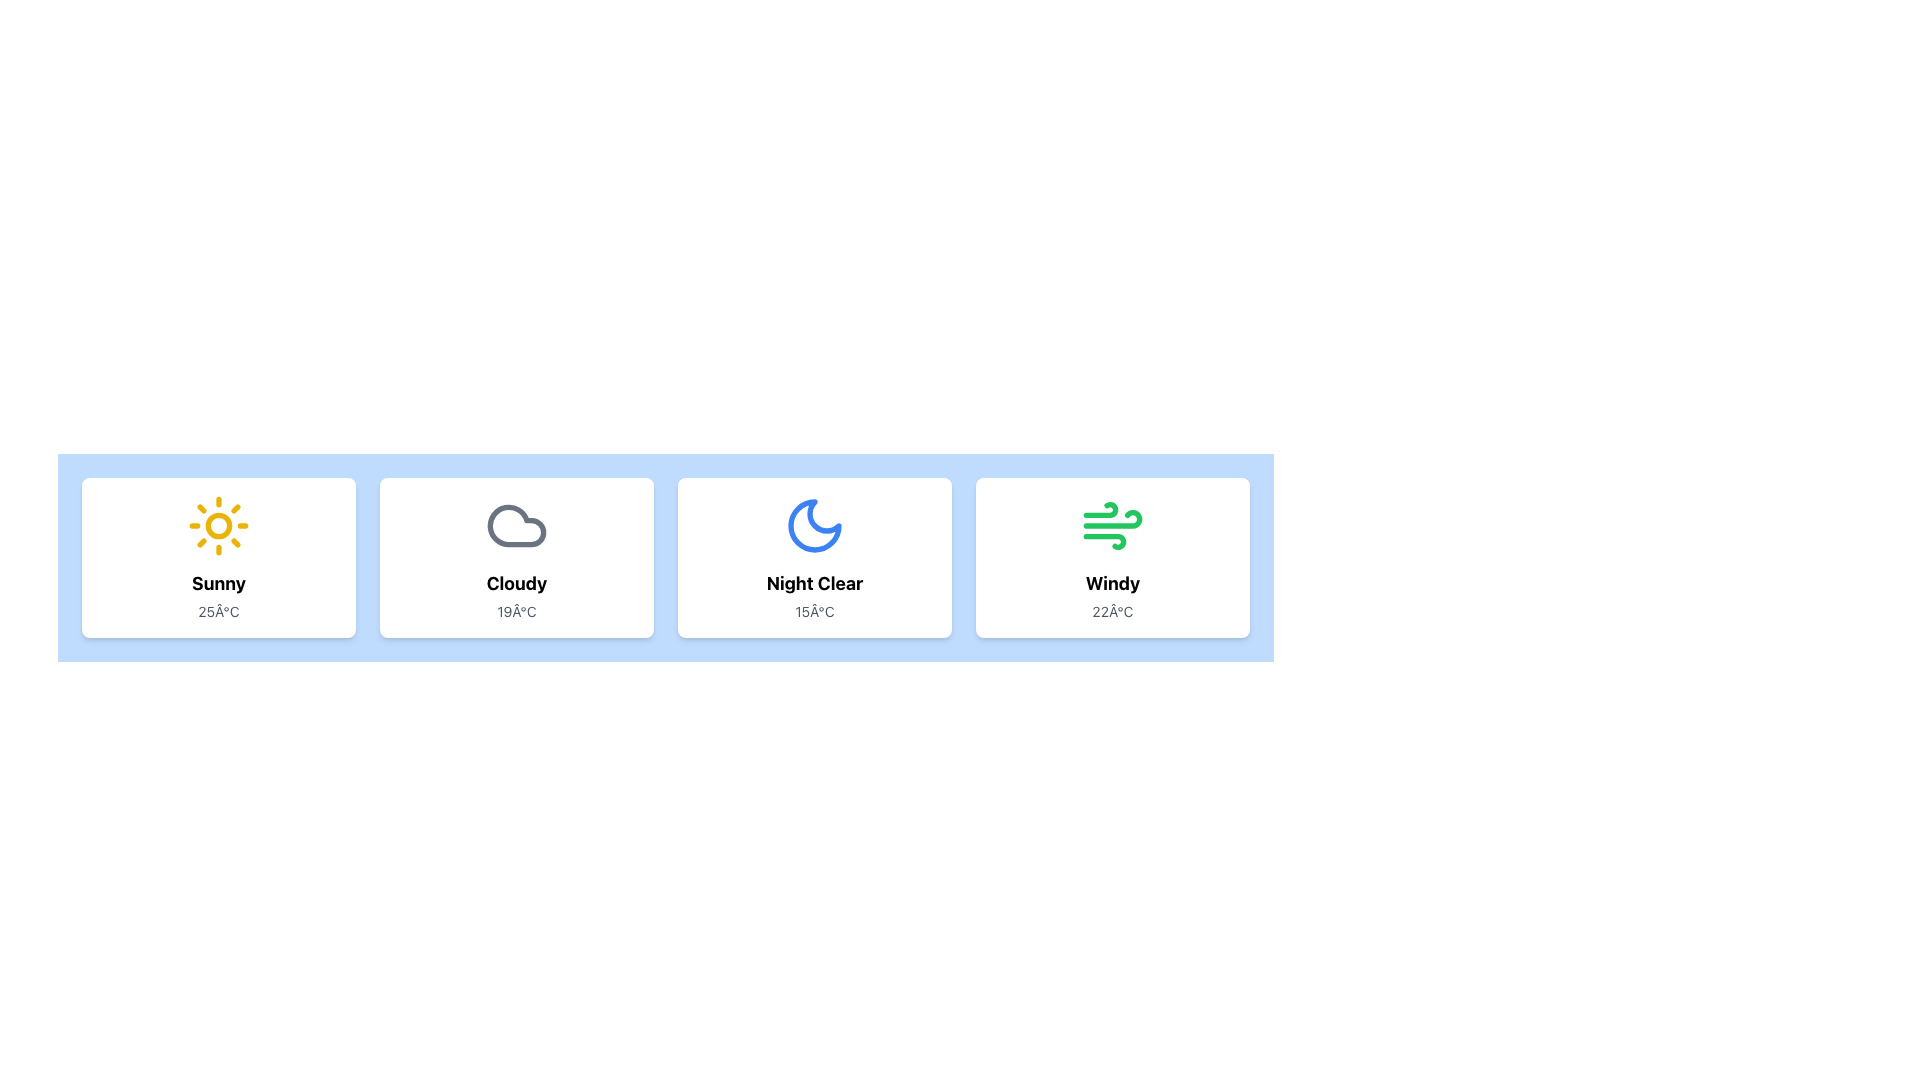 The width and height of the screenshot is (1920, 1080). What do you see at coordinates (219, 583) in the screenshot?
I see `the bold-text label displaying the weather description 'Sunny' located in the first weather information card, positioned below the sun icon and above the temperature indication '25°C'` at bounding box center [219, 583].